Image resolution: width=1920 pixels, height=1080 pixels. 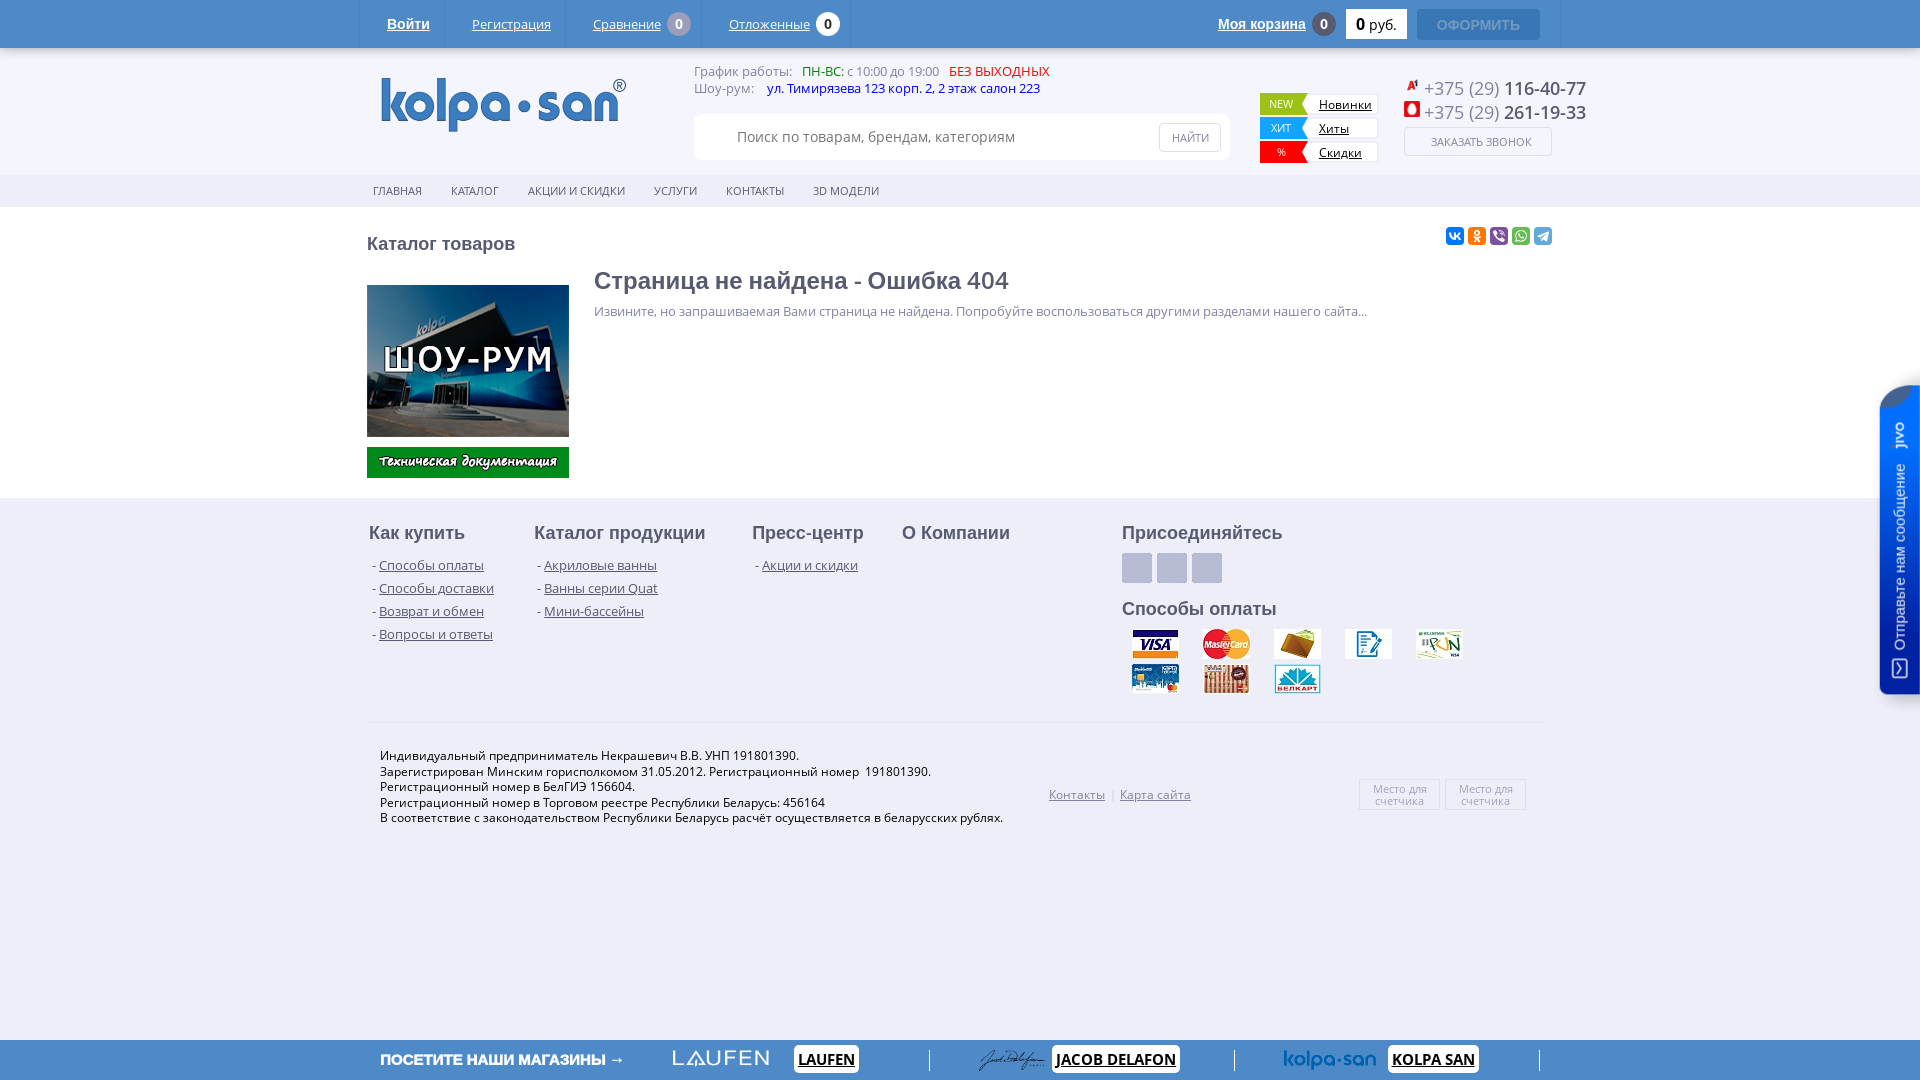 I want to click on 'Telegram', so click(x=1541, y=234).